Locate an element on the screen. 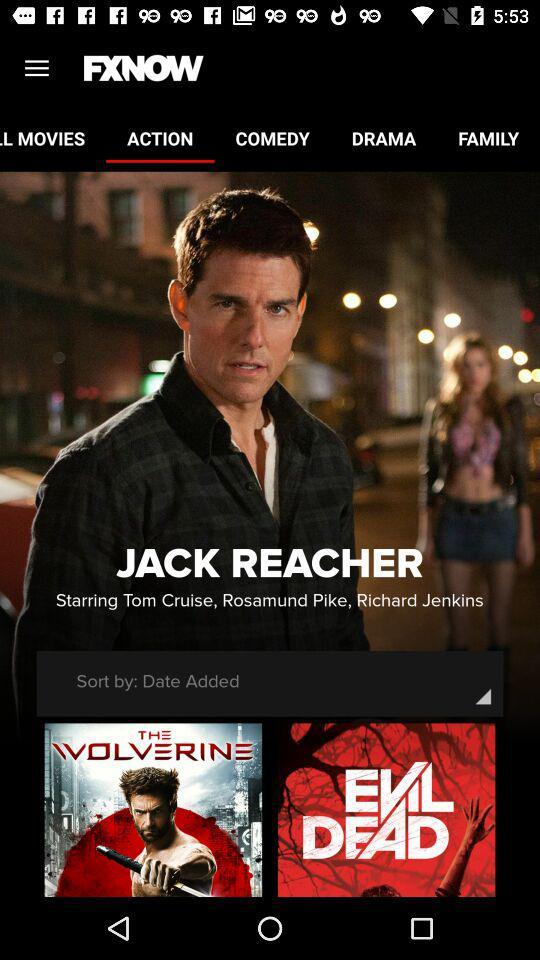  icon below the starring tom cruise item is located at coordinates (157, 681).